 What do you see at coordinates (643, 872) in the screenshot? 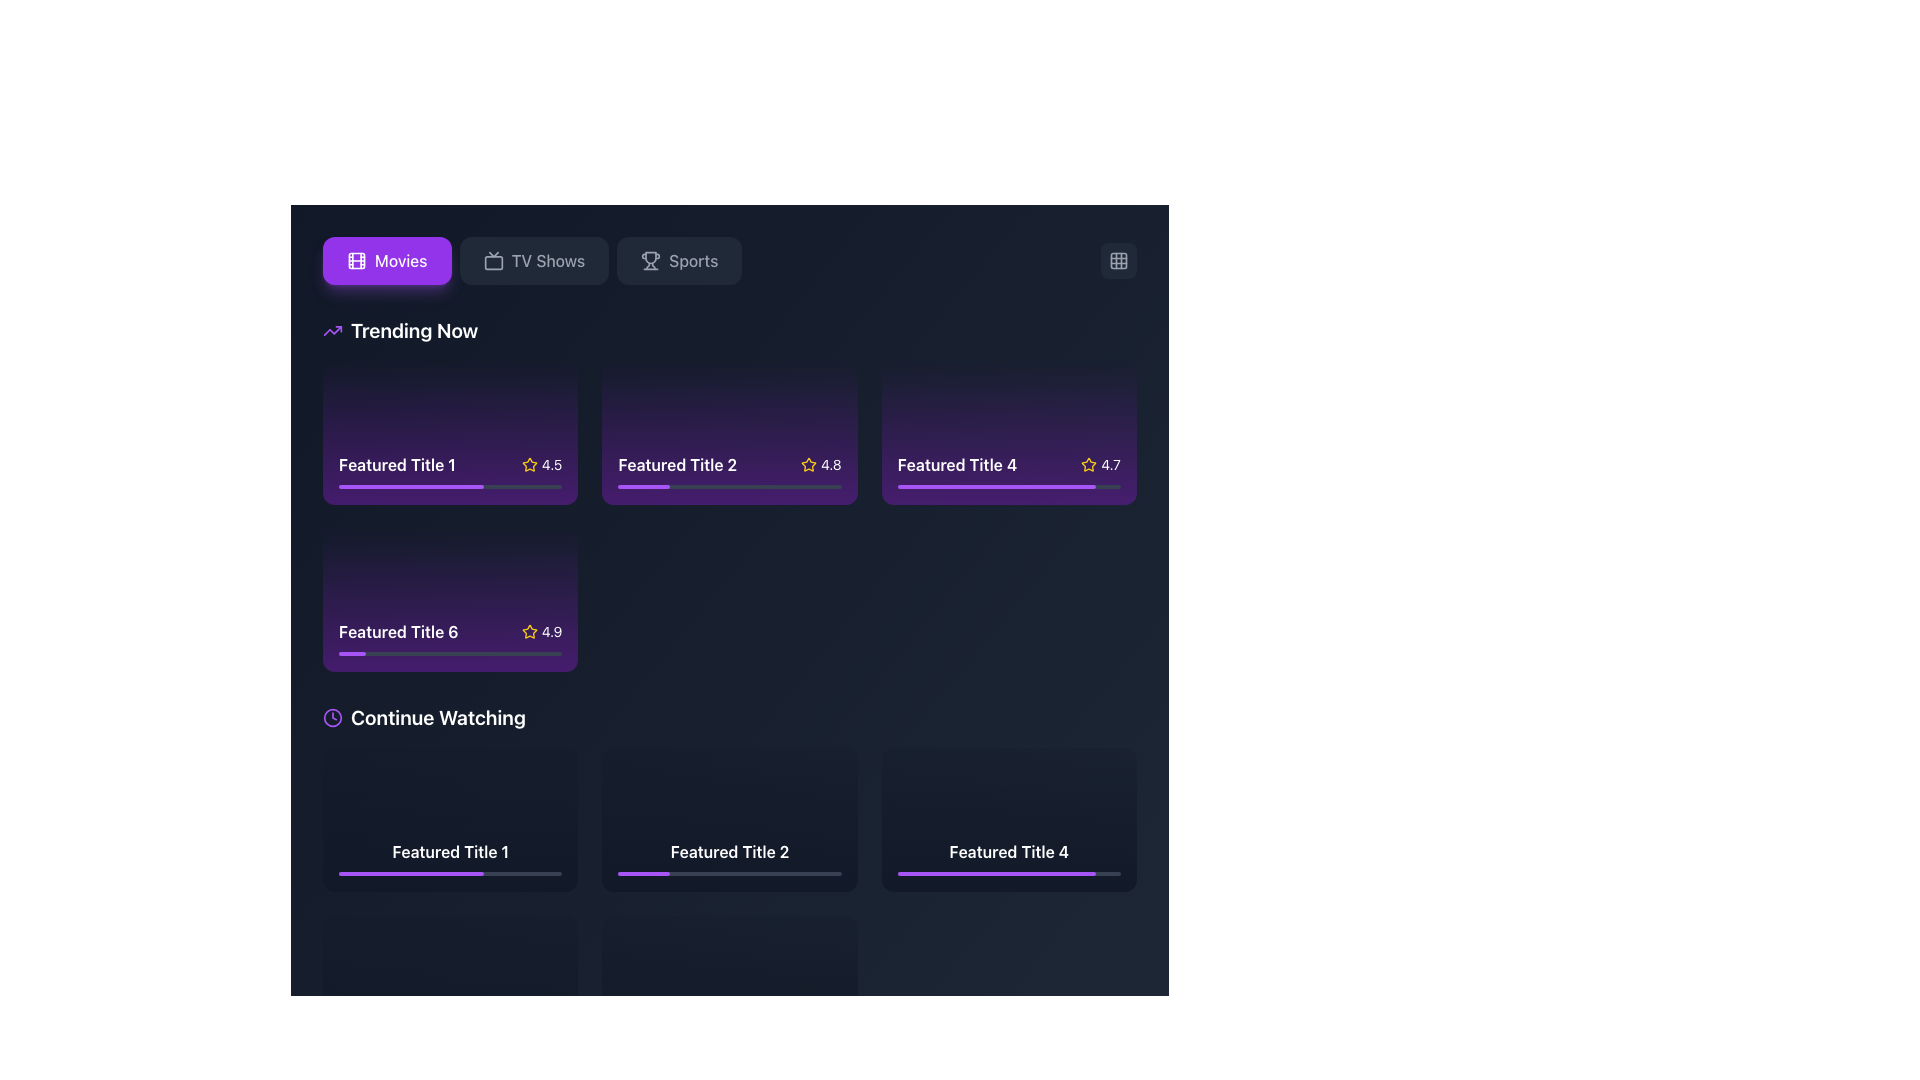
I see `the purple rounded progress bar segment that represents the filled portion of the progress bar in the 'Continue Watching' section for 'Featured Title 2'` at bounding box center [643, 872].